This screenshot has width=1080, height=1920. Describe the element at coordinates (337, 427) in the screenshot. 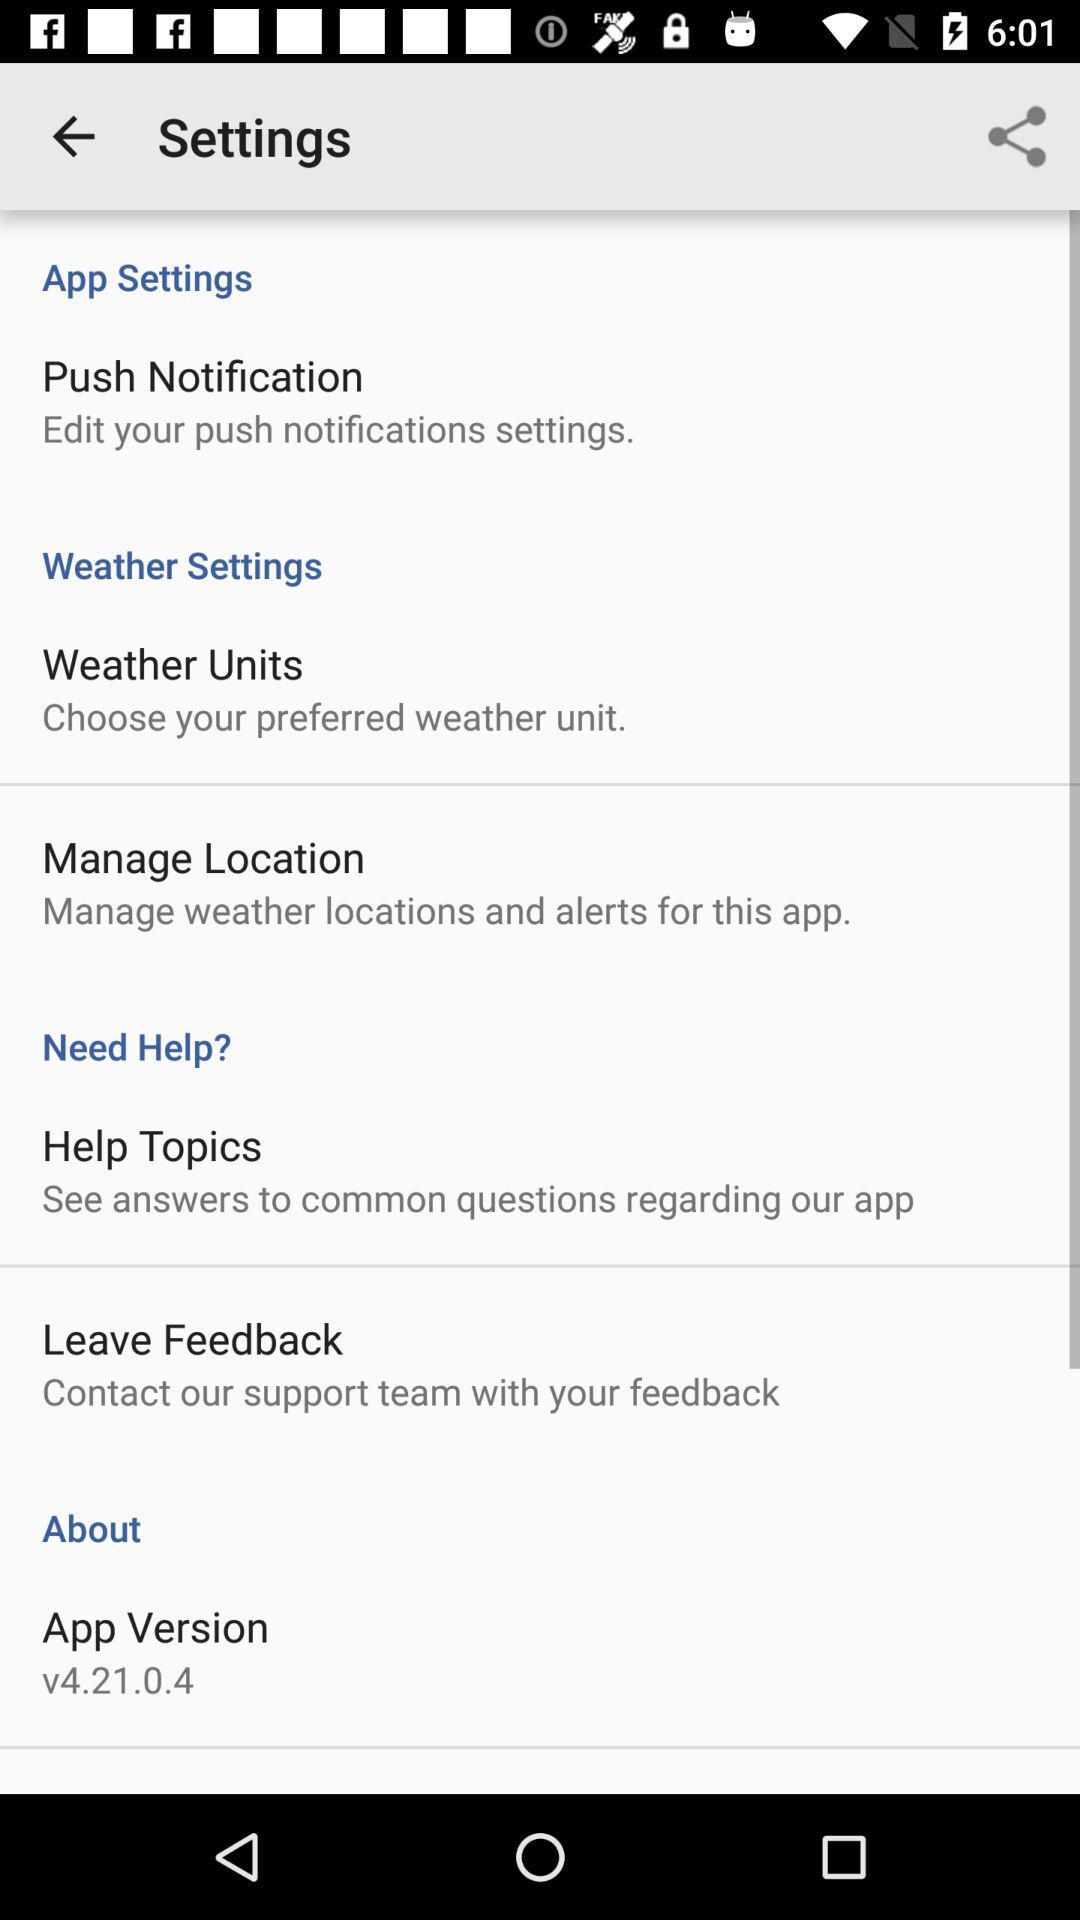

I see `edit your push item` at that location.